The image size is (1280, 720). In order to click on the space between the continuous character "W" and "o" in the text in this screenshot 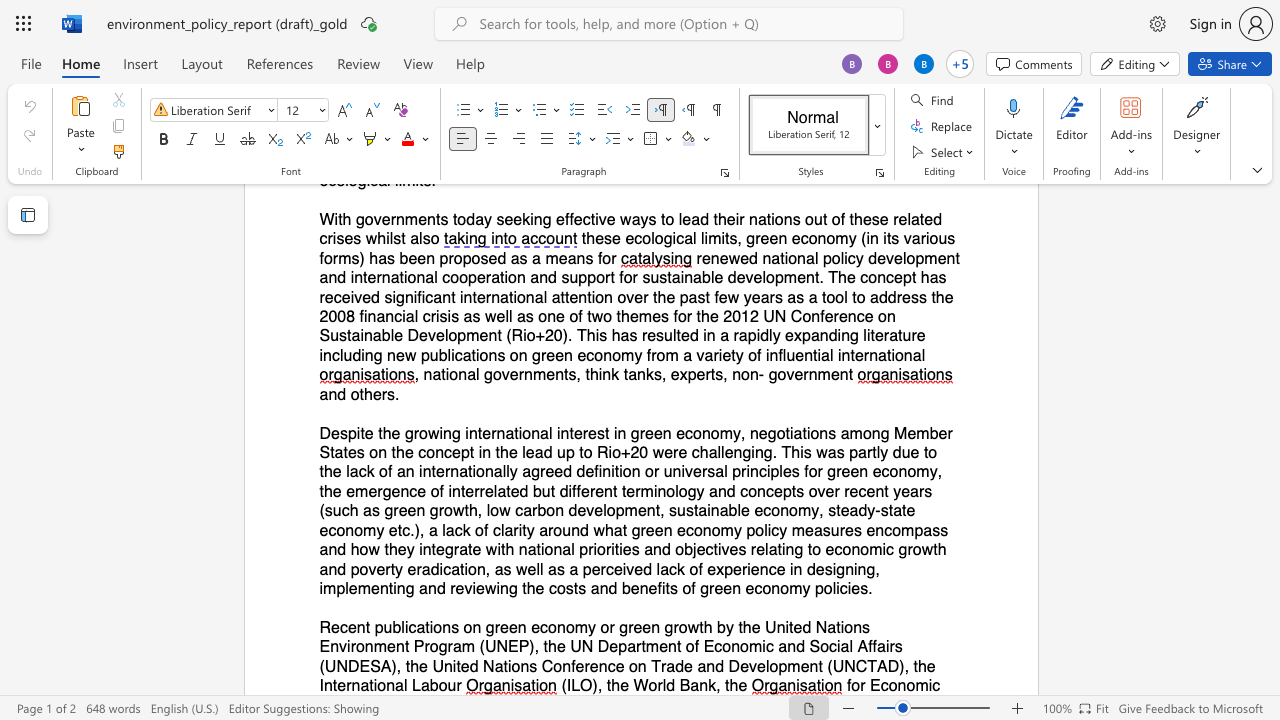, I will do `click(647, 685)`.